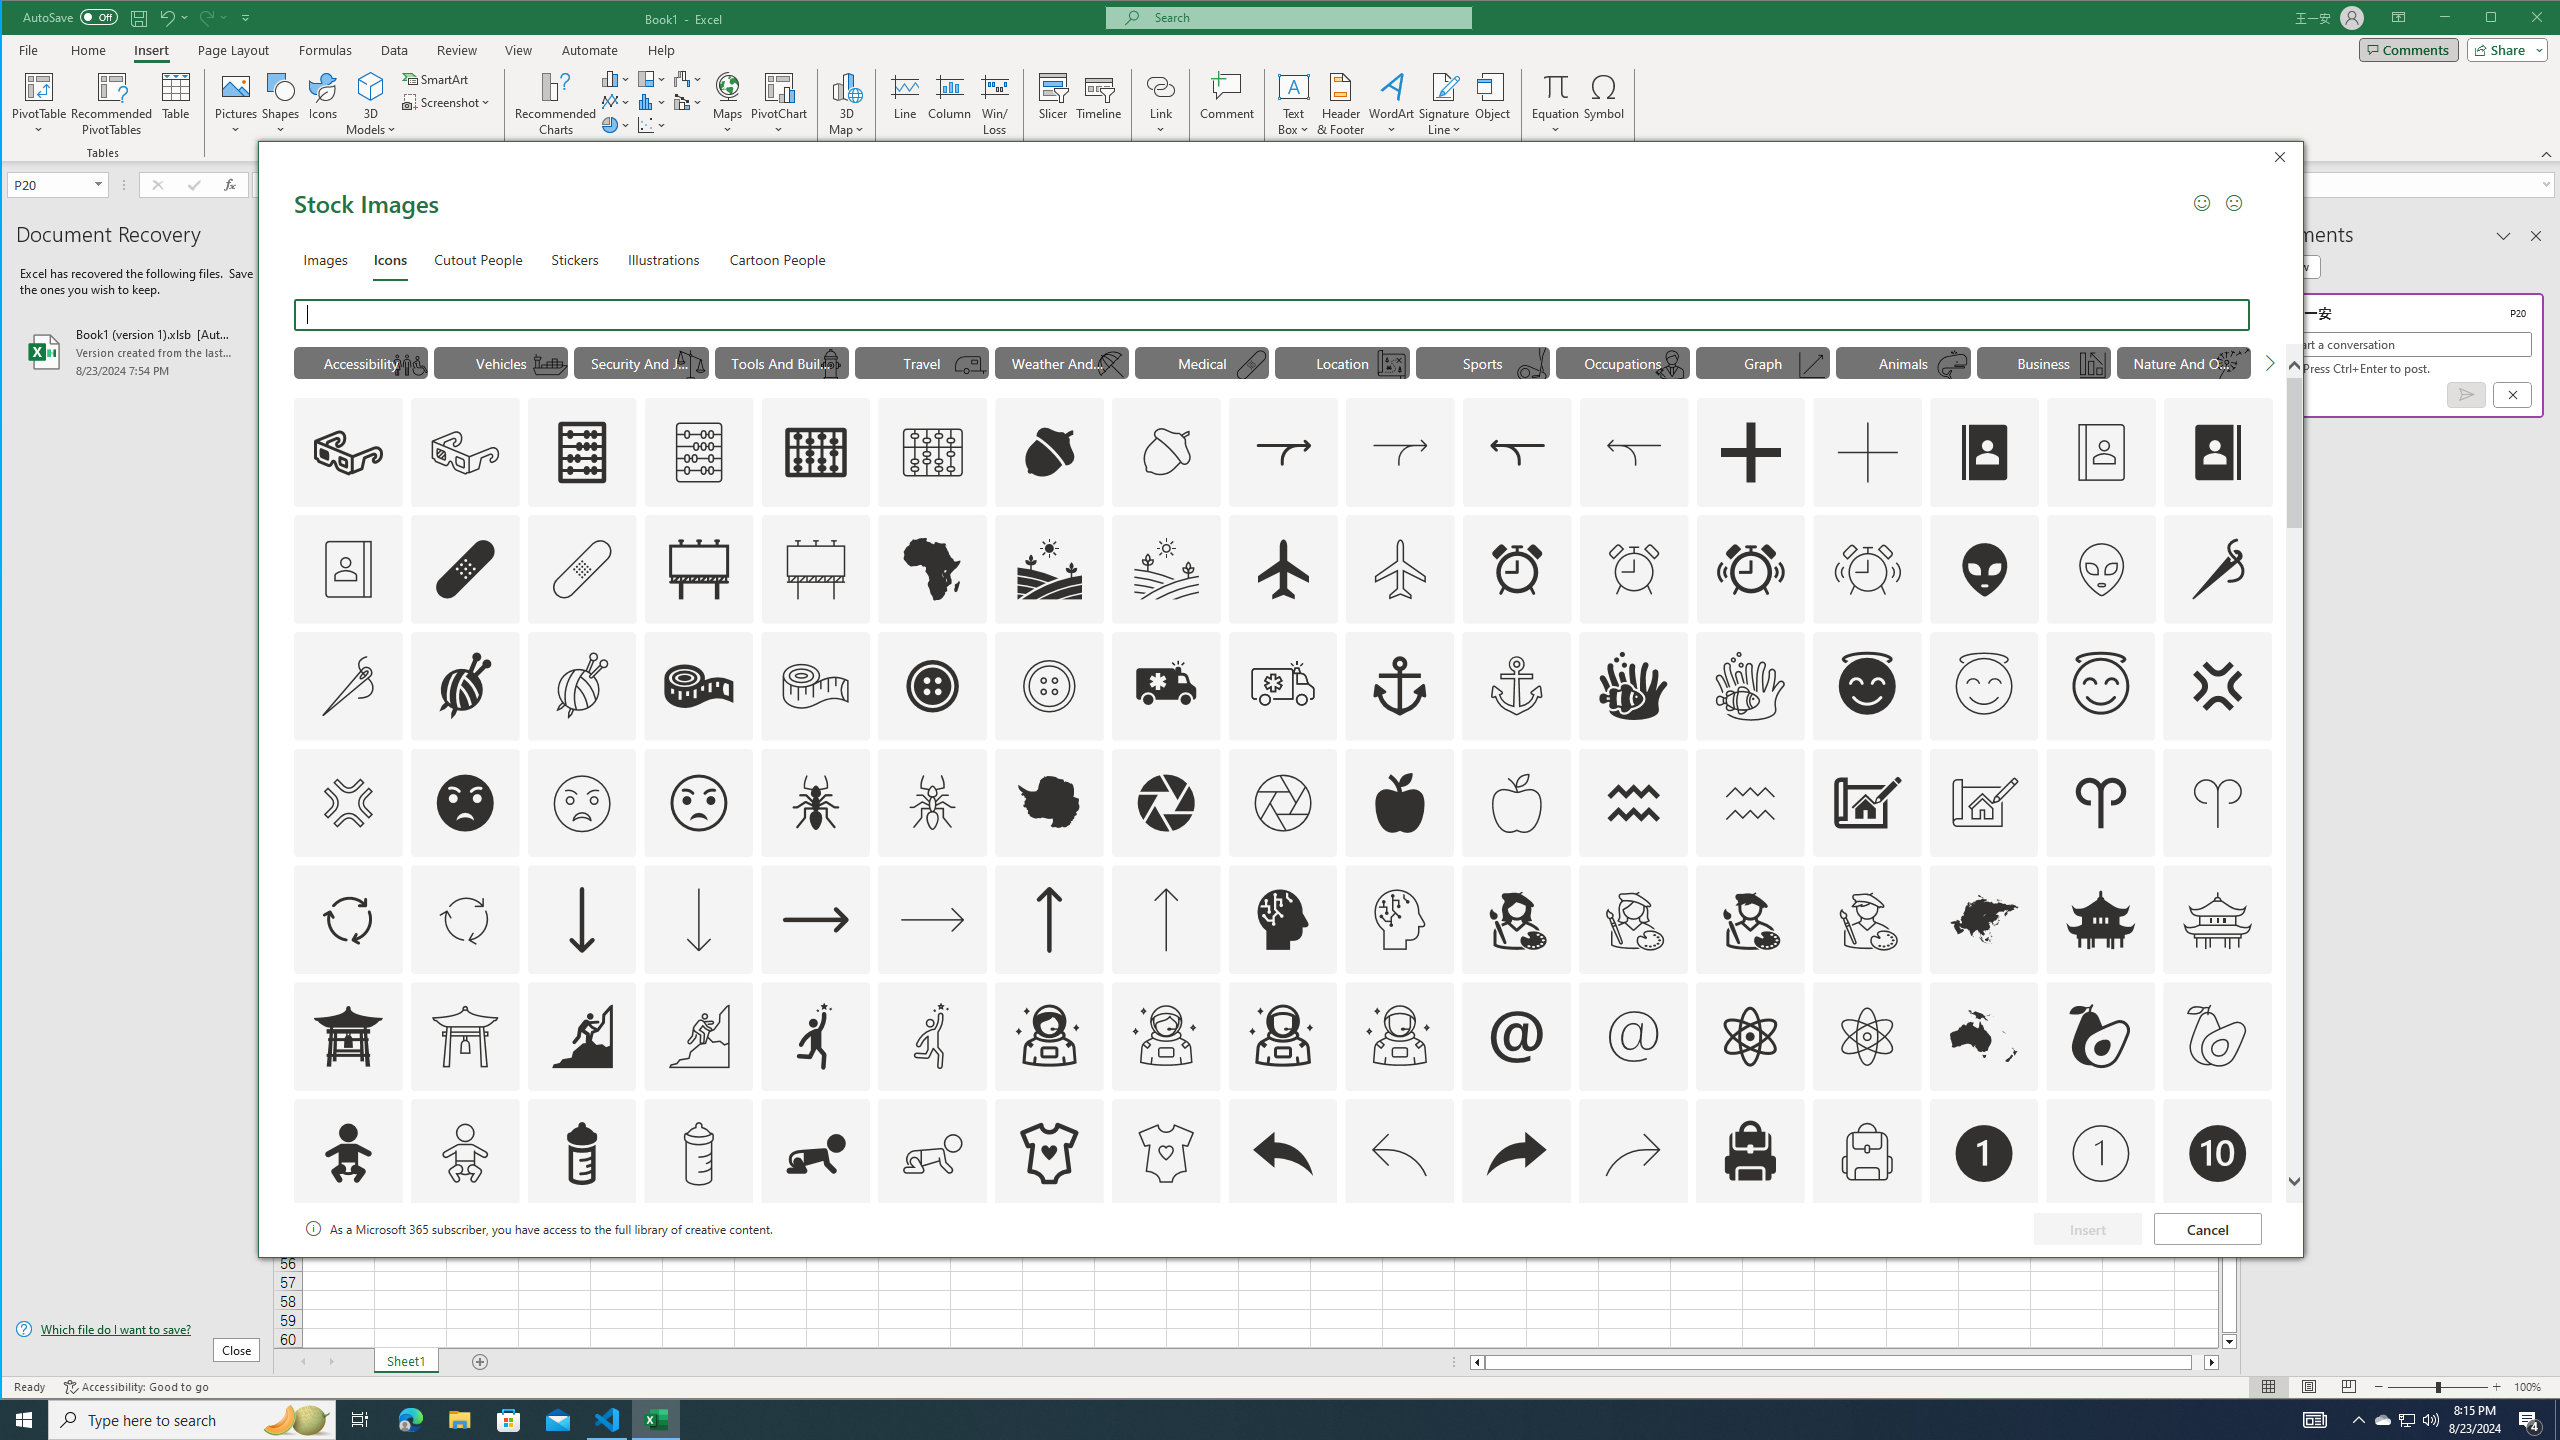 The height and width of the screenshot is (1440, 2560). What do you see at coordinates (815, 919) in the screenshot?
I see `'AutomationID: Icons_ArrowRight'` at bounding box center [815, 919].